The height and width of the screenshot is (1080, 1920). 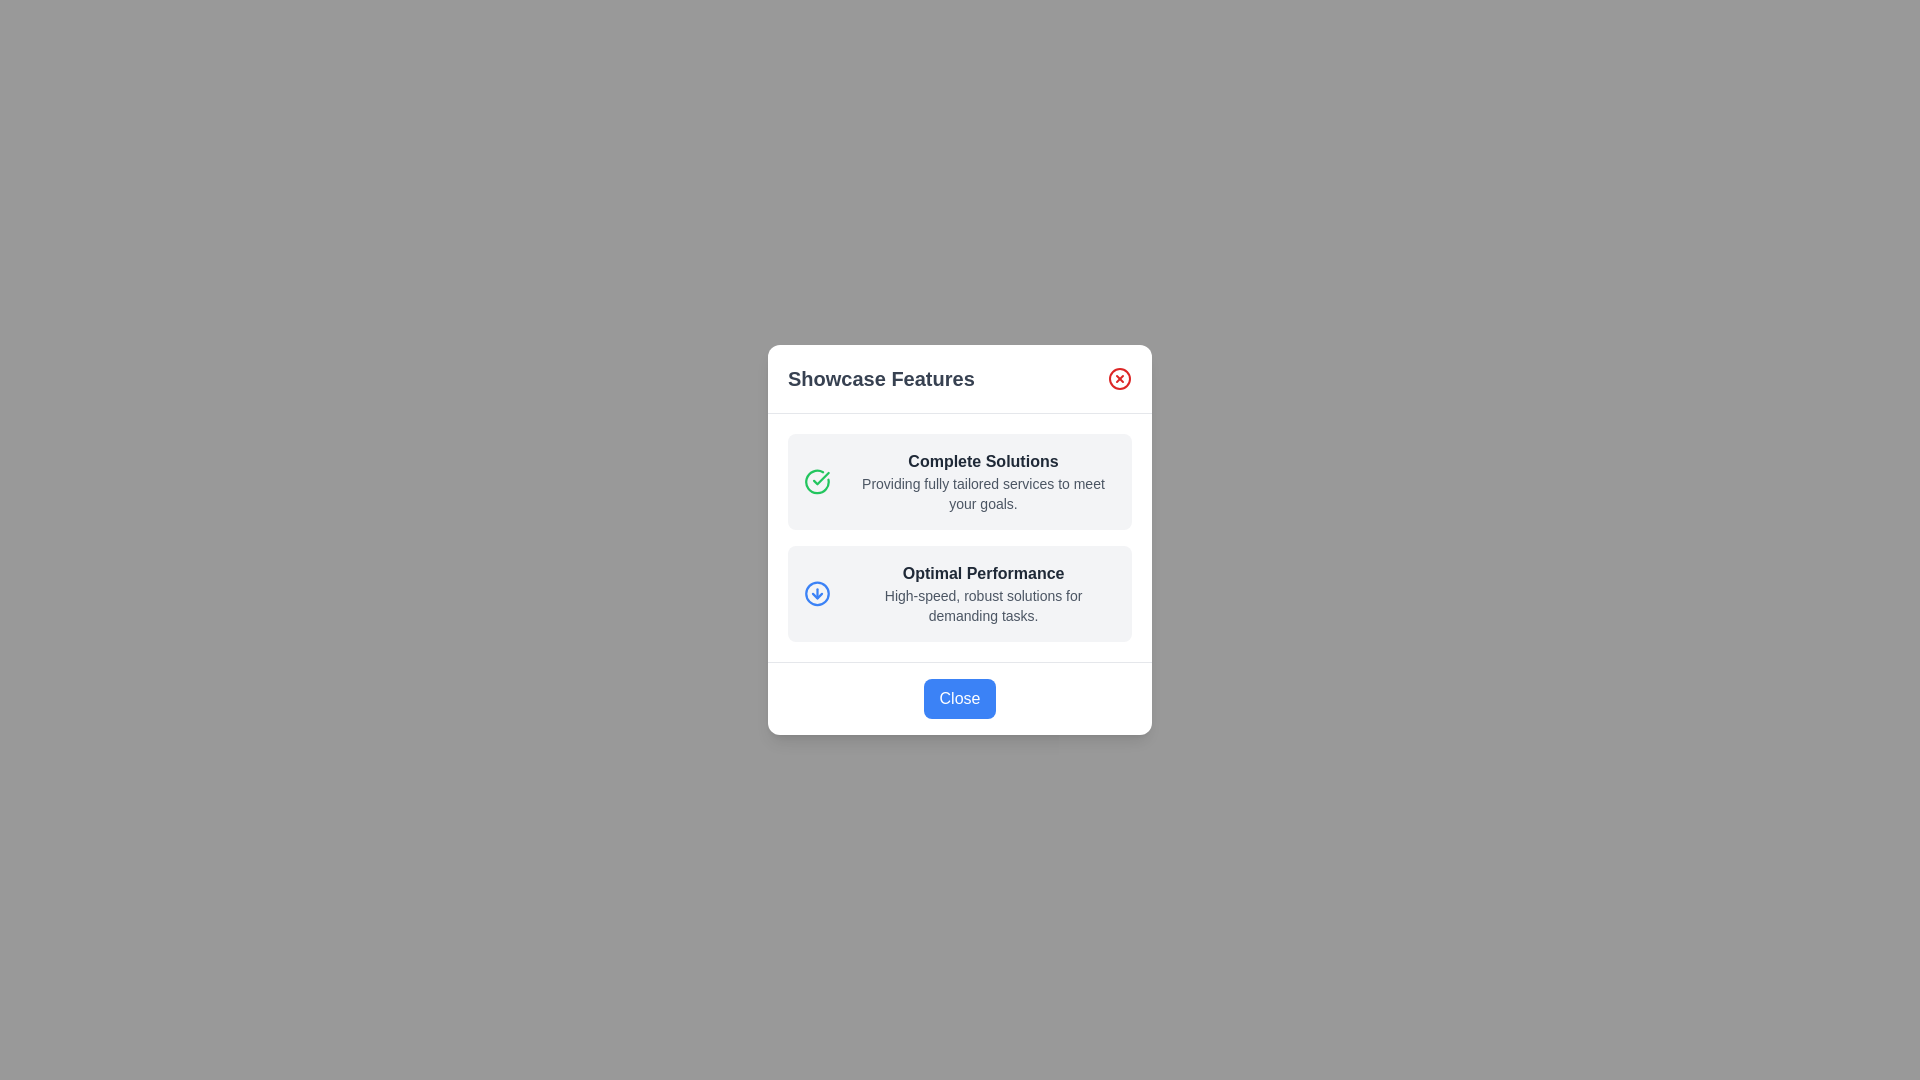 What do you see at coordinates (816, 593) in the screenshot?
I see `the icon representing the feature 'Optimal Performance'` at bounding box center [816, 593].